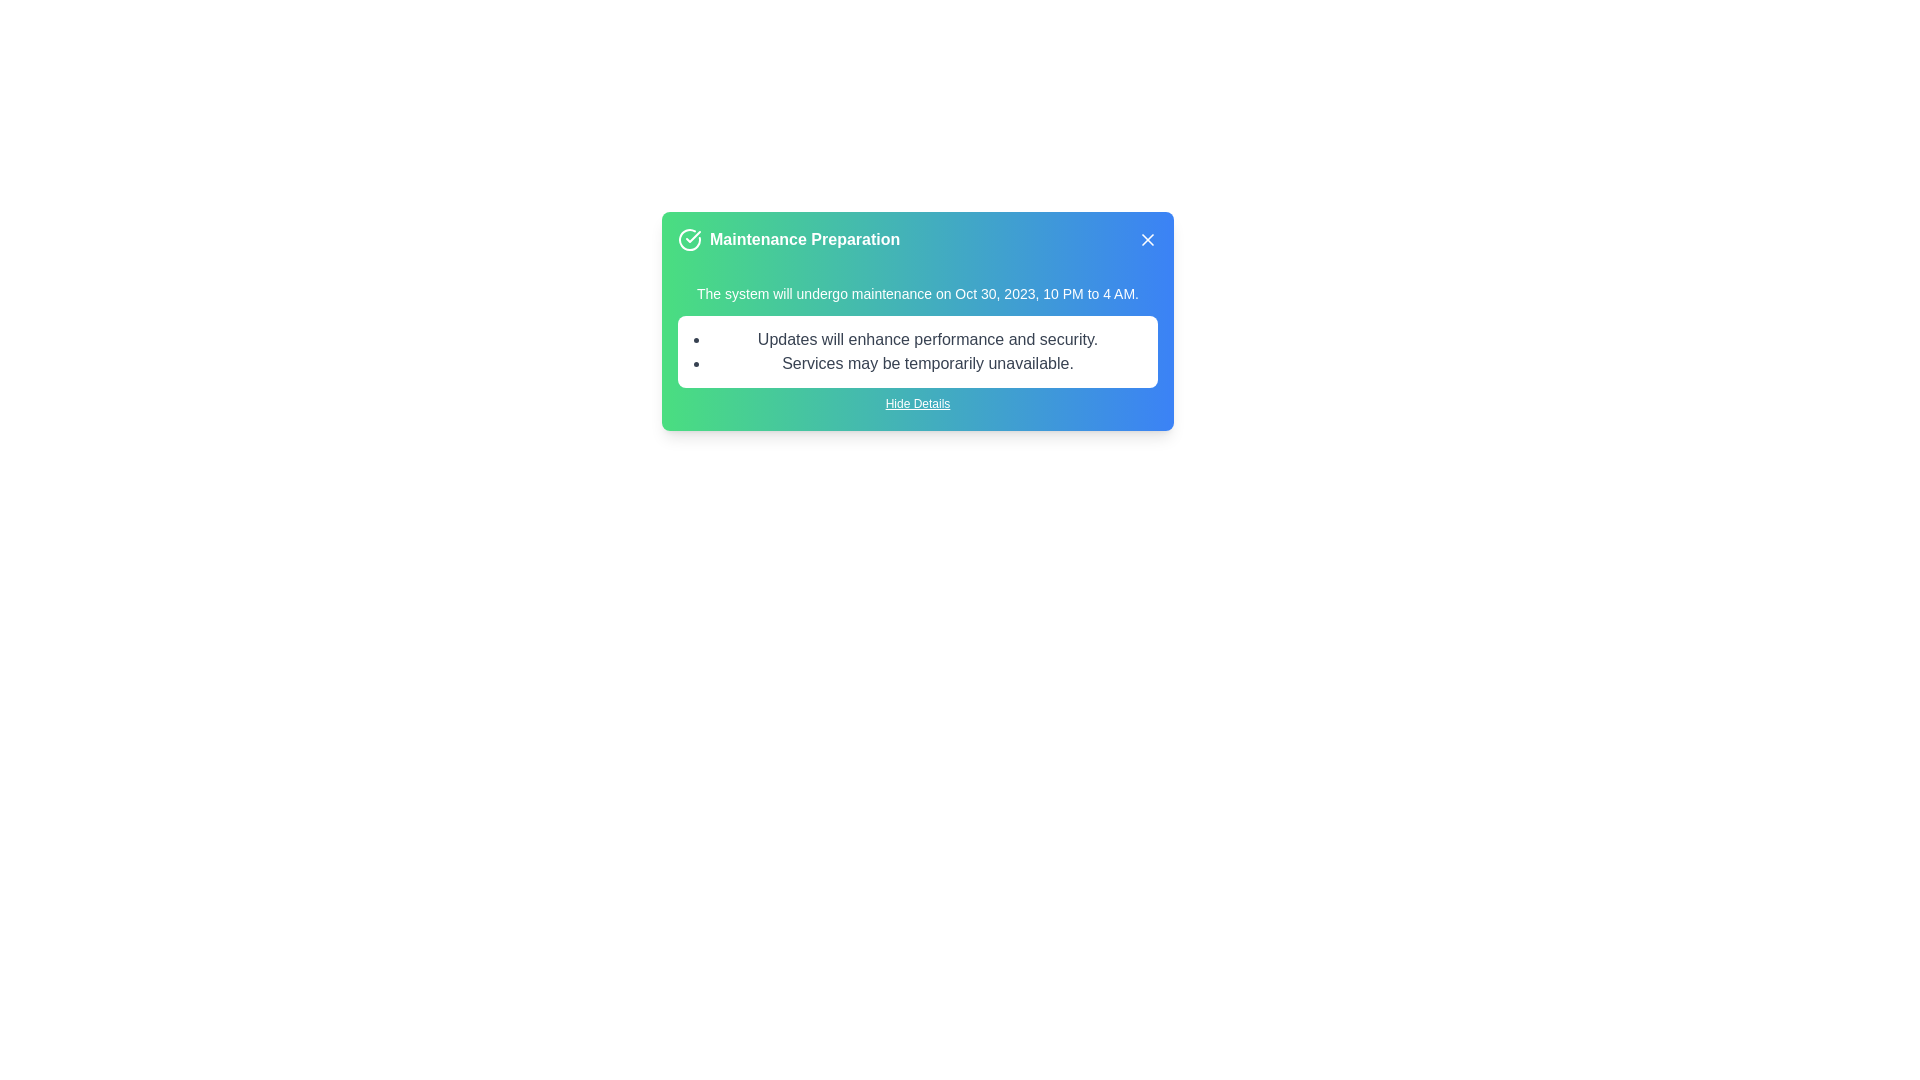 This screenshot has width=1920, height=1080. Describe the element at coordinates (916, 404) in the screenshot. I see `the 'Hide Details' link to toggle the visibility of additional details` at that location.